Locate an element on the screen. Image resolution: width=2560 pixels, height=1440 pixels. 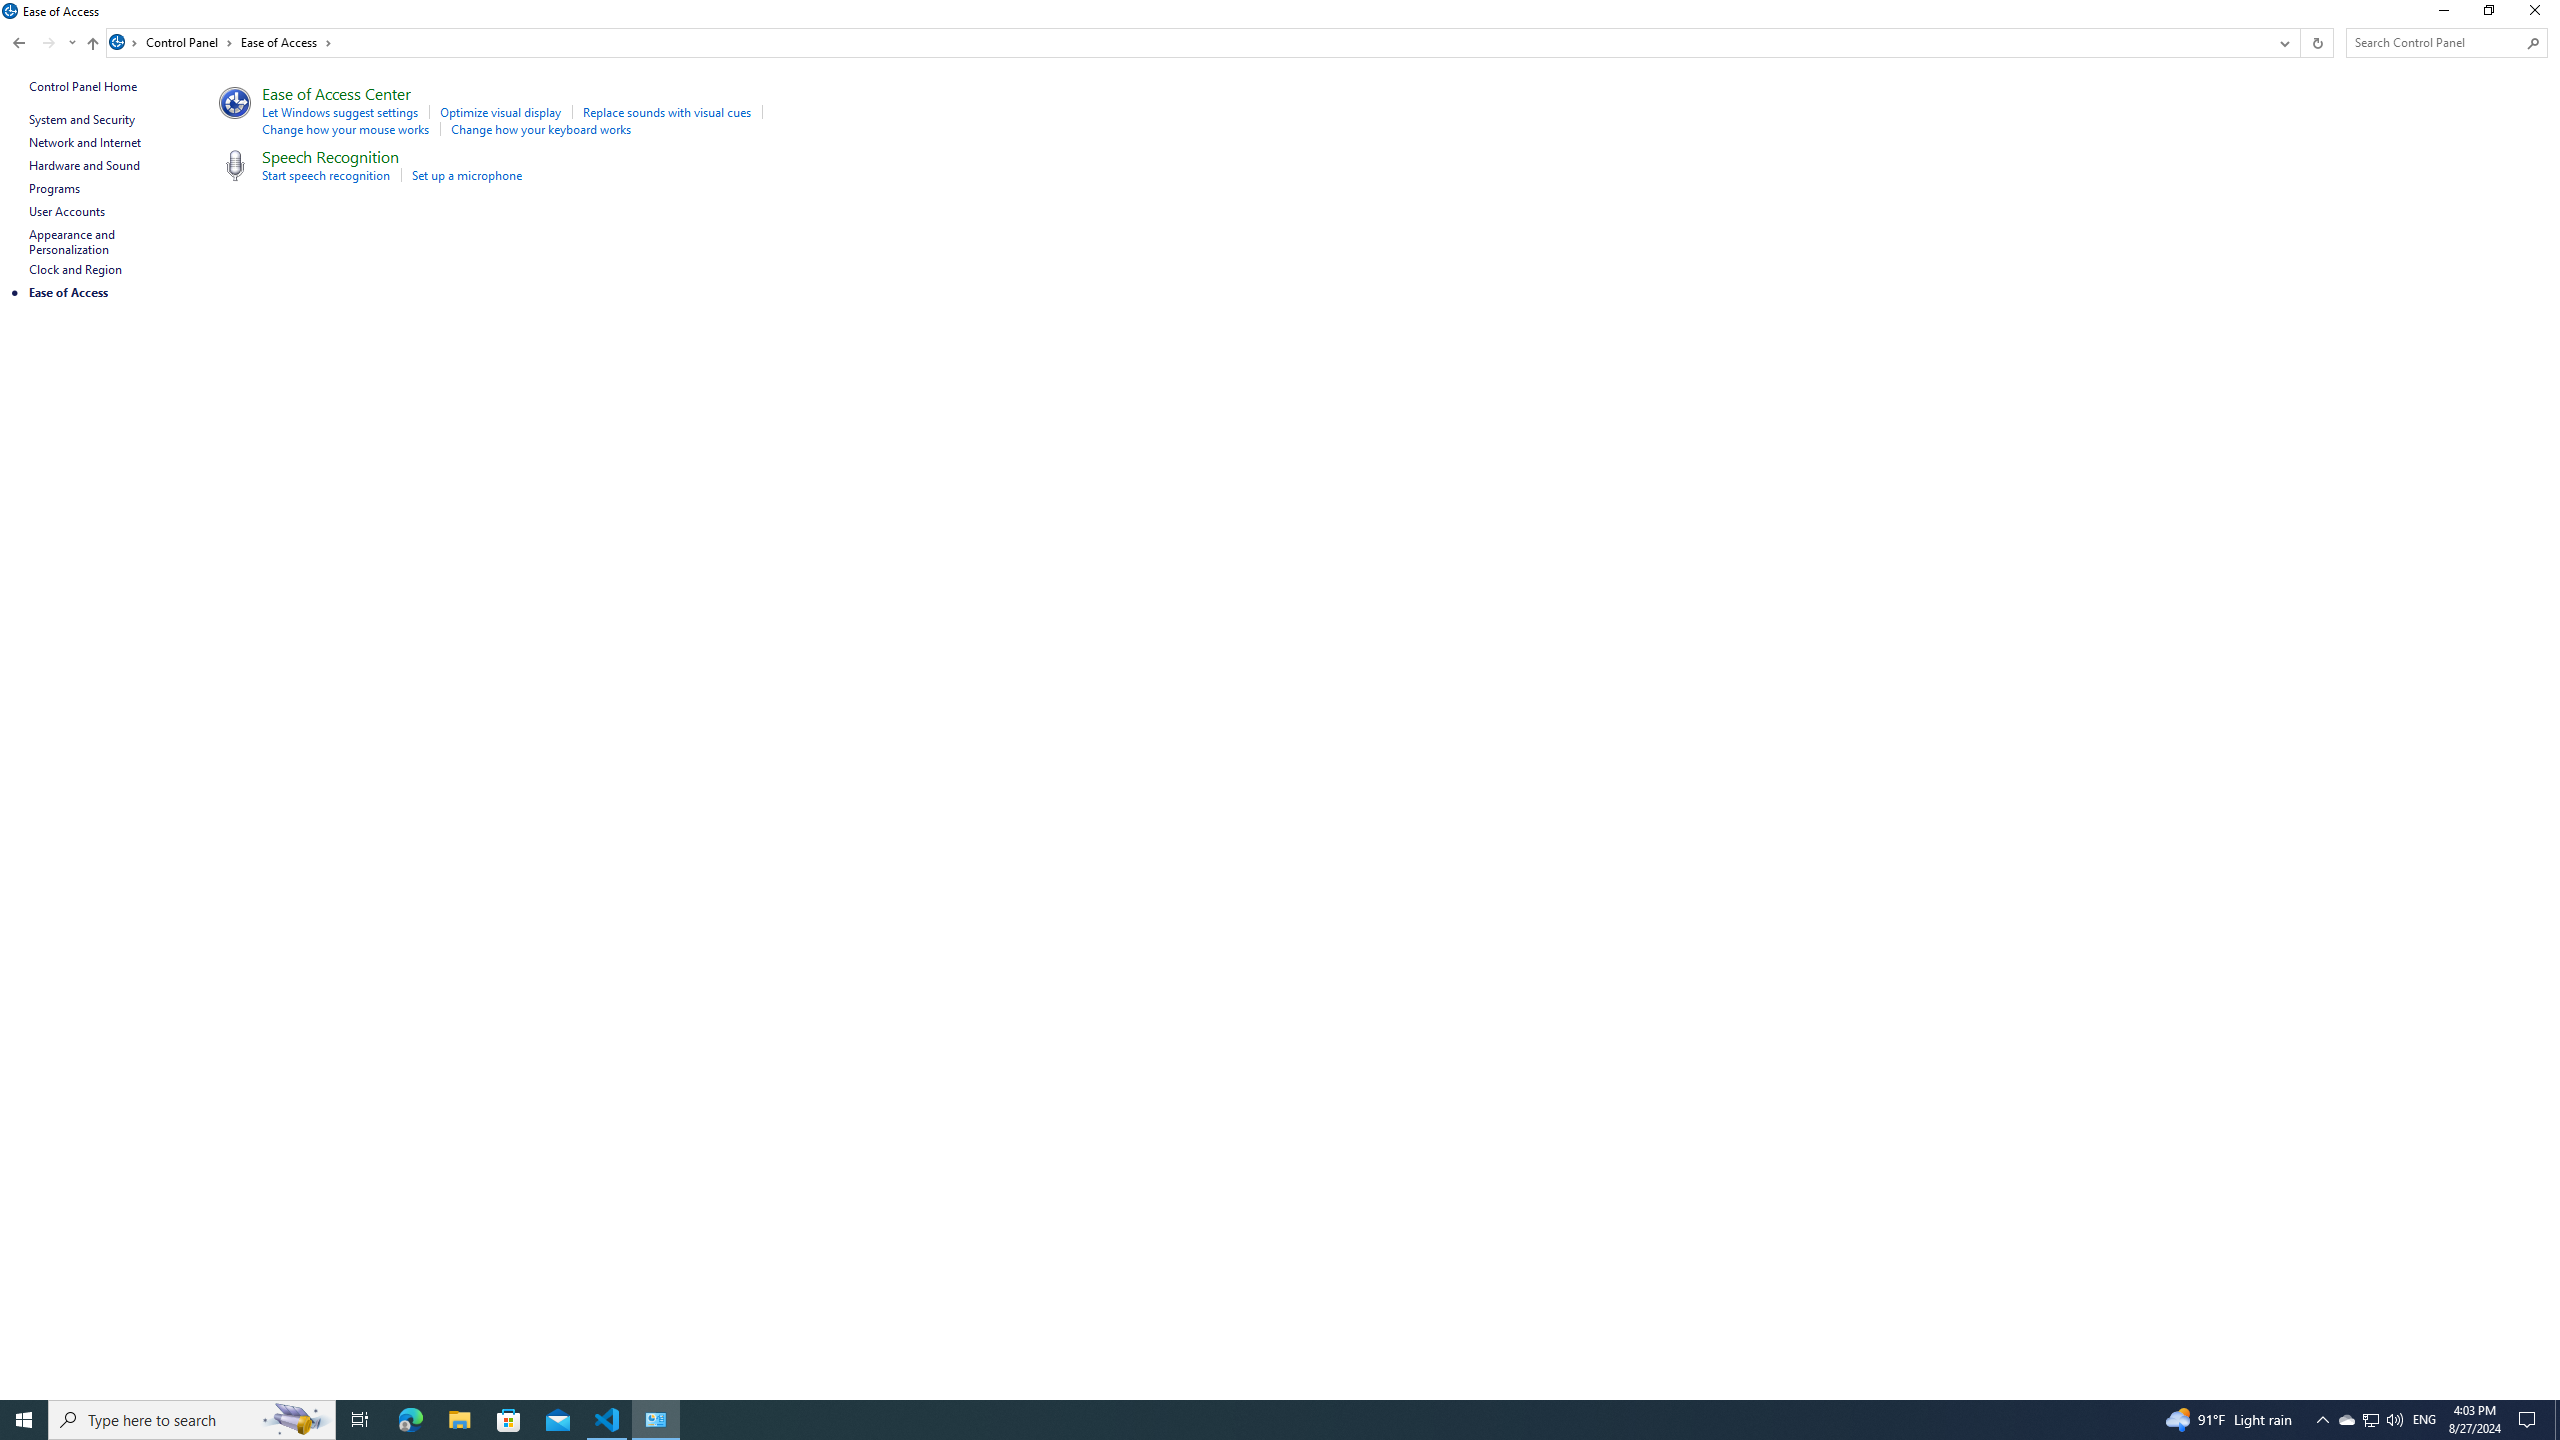
'Control Panel' is located at coordinates (188, 42).